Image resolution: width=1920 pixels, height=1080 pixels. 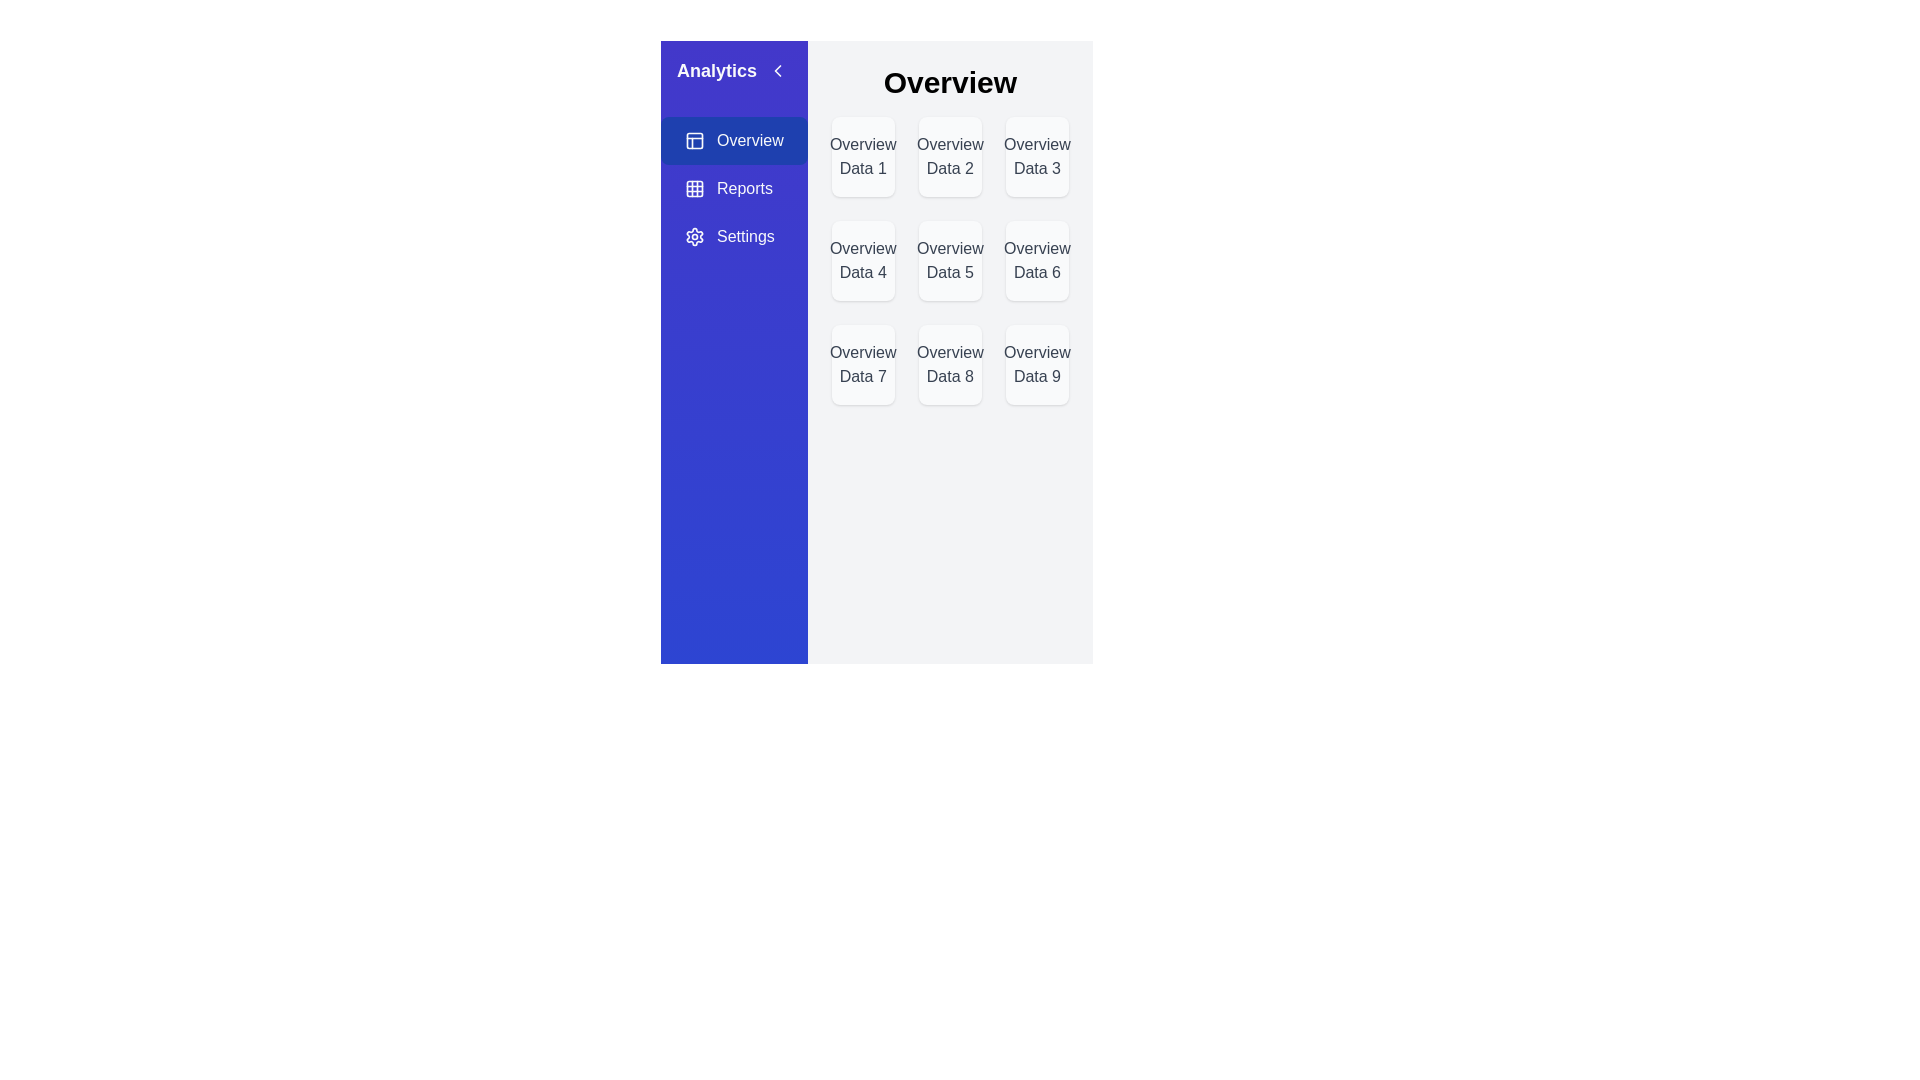 What do you see at coordinates (733, 235) in the screenshot?
I see `the Settings view by clicking on the corresponding sidebar option` at bounding box center [733, 235].